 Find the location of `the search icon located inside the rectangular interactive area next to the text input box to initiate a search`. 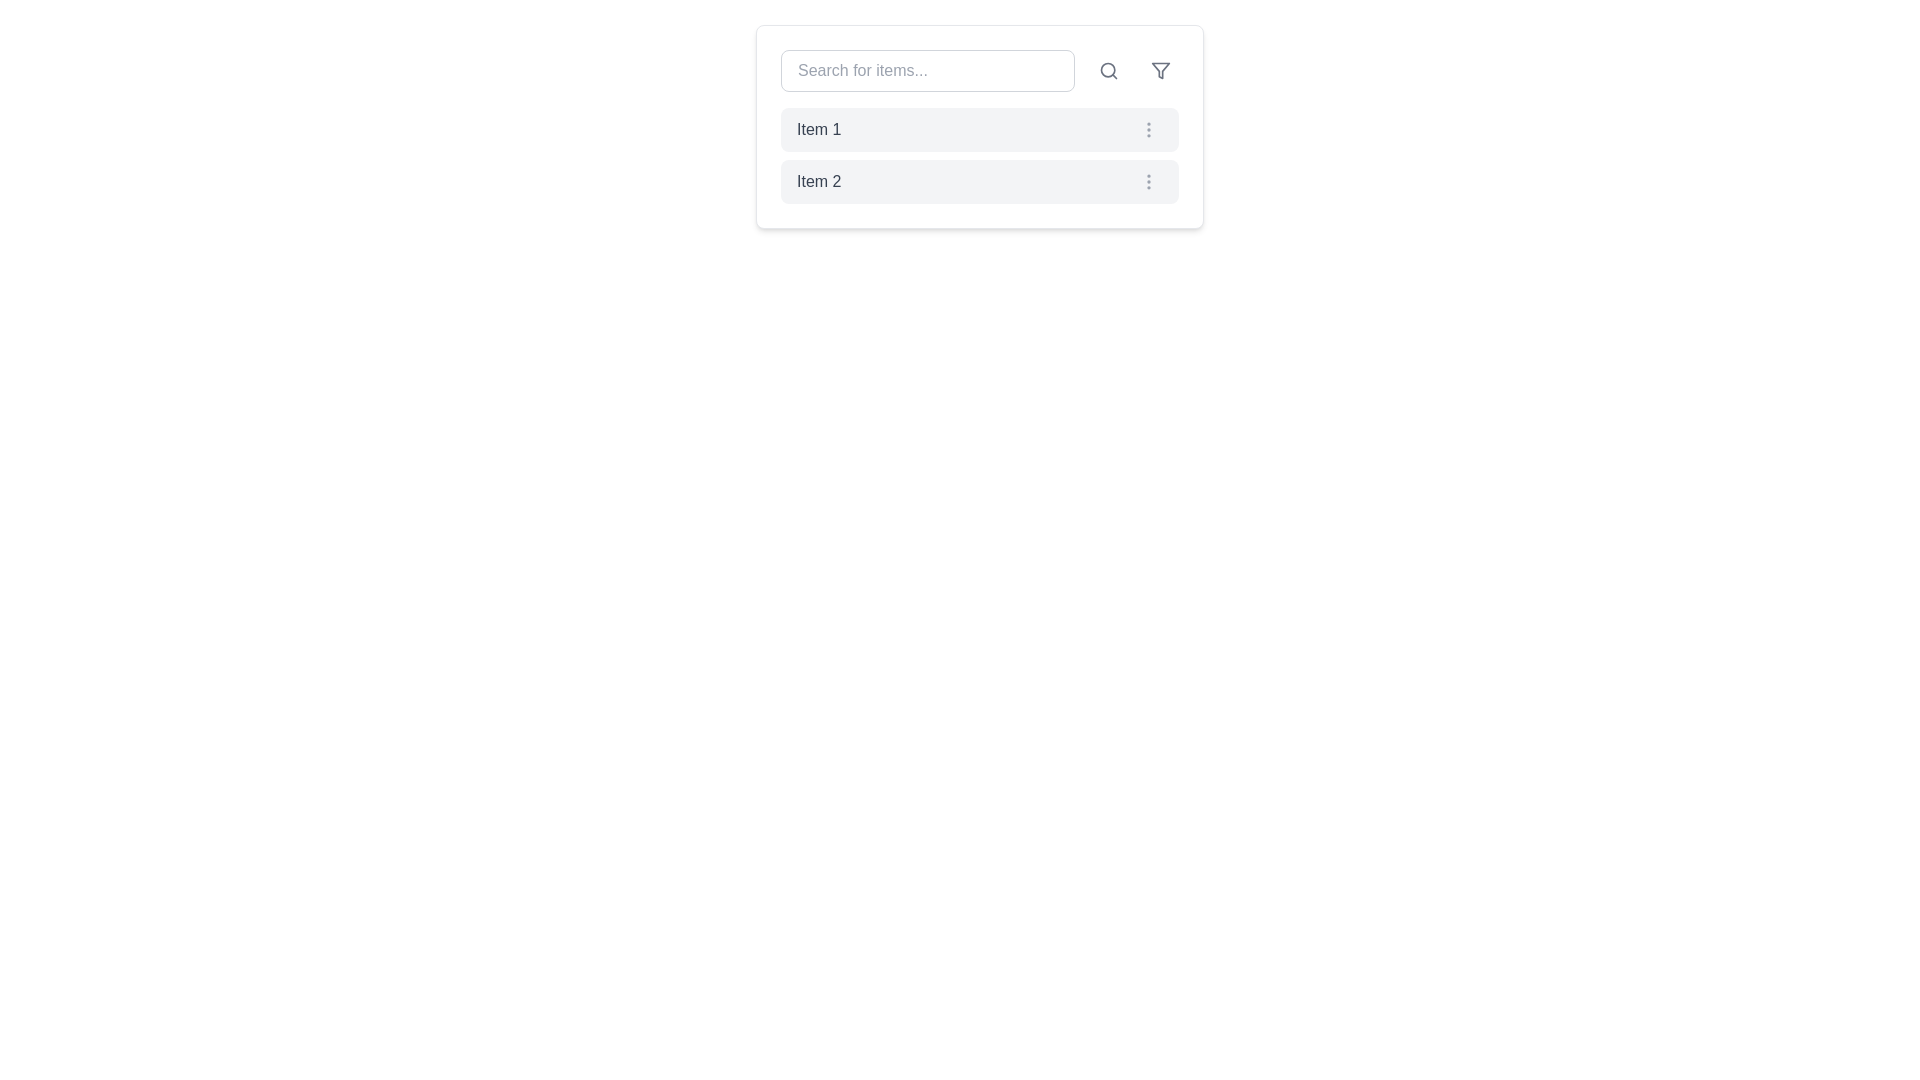

the search icon located inside the rectangular interactive area next to the text input box to initiate a search is located at coordinates (1107, 69).